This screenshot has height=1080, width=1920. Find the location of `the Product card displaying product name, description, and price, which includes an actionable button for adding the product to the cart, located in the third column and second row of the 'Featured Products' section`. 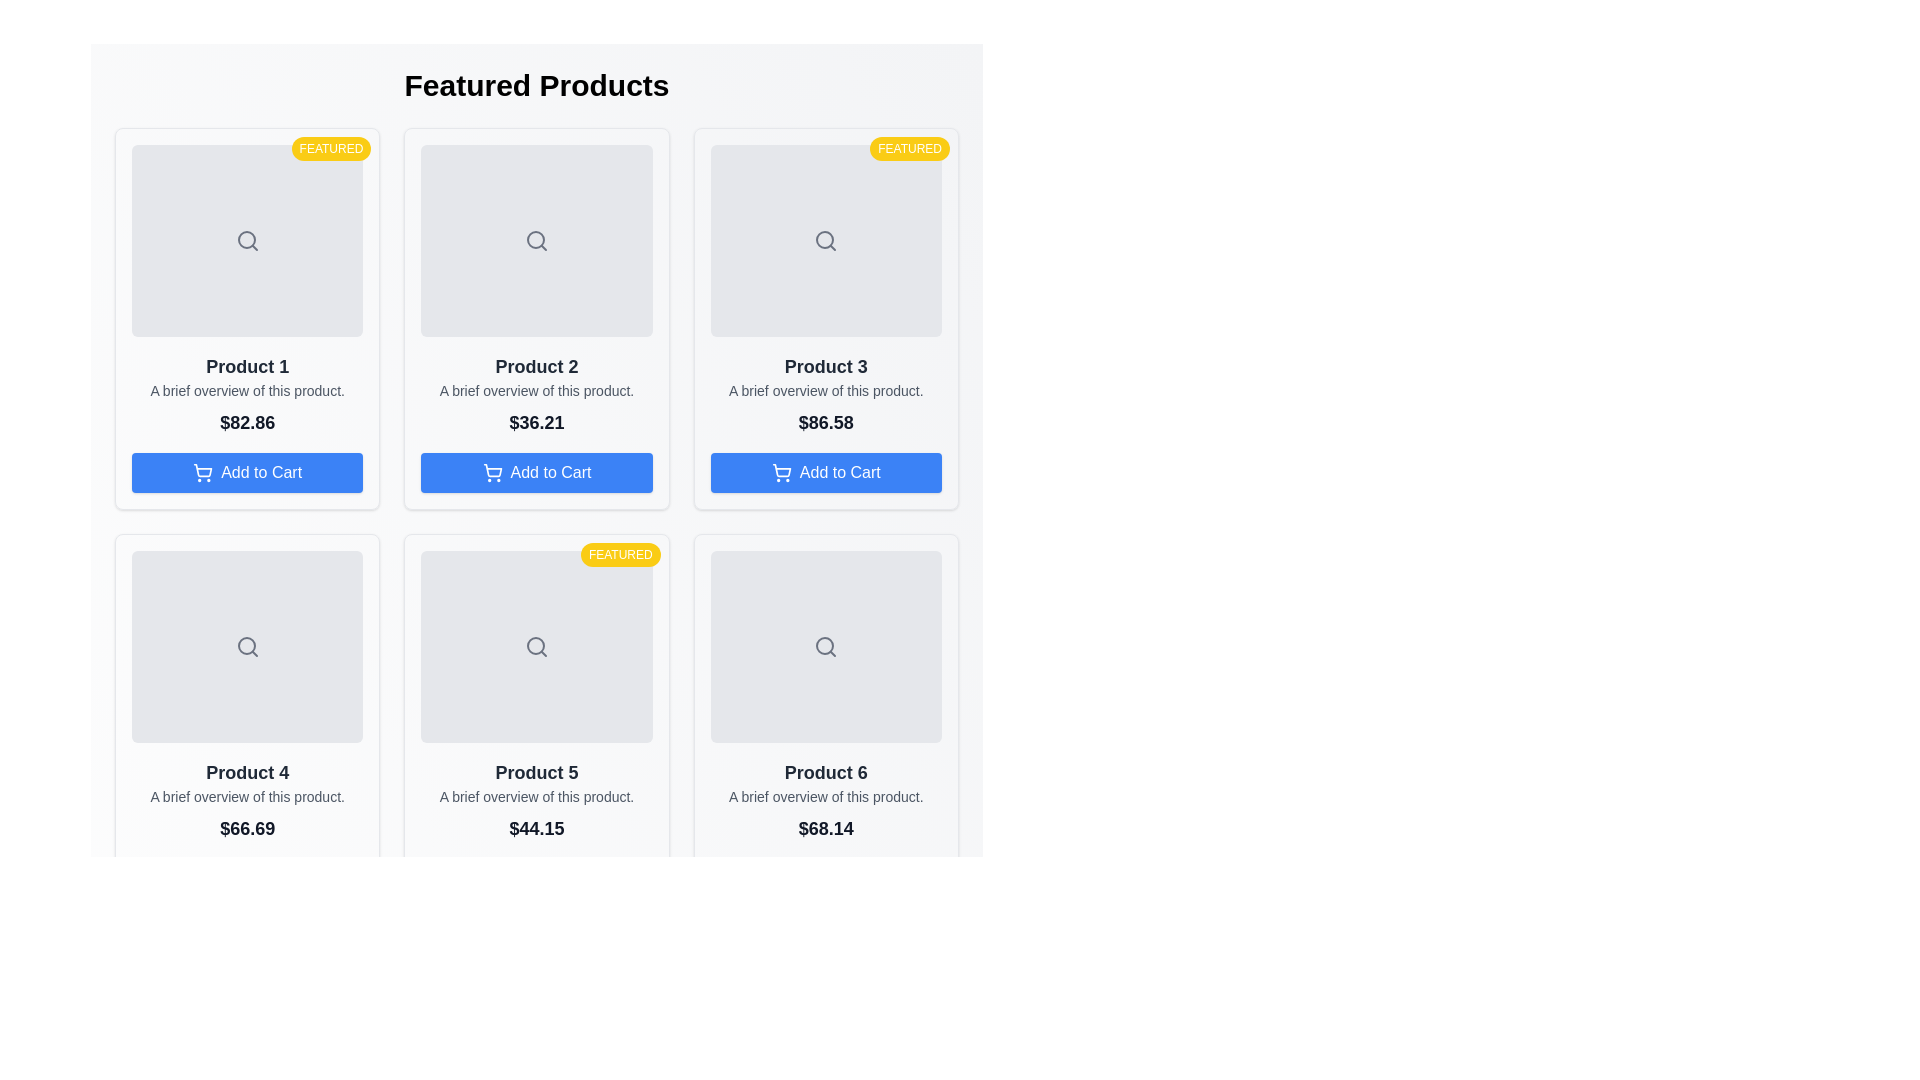

the Product card displaying product name, description, and price, which includes an actionable button for adding the product to the cart, located in the third column and second row of the 'Featured Products' section is located at coordinates (826, 725).